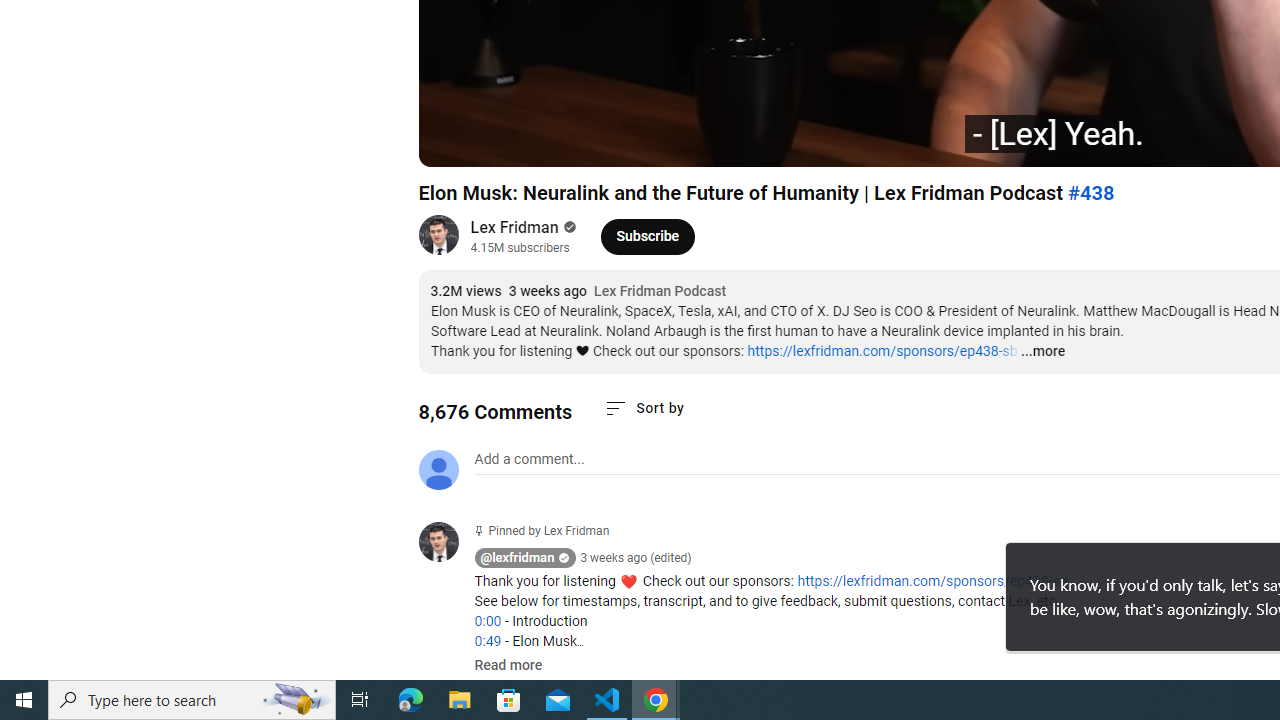 The image size is (1280, 720). I want to click on '0:49', so click(487, 641).